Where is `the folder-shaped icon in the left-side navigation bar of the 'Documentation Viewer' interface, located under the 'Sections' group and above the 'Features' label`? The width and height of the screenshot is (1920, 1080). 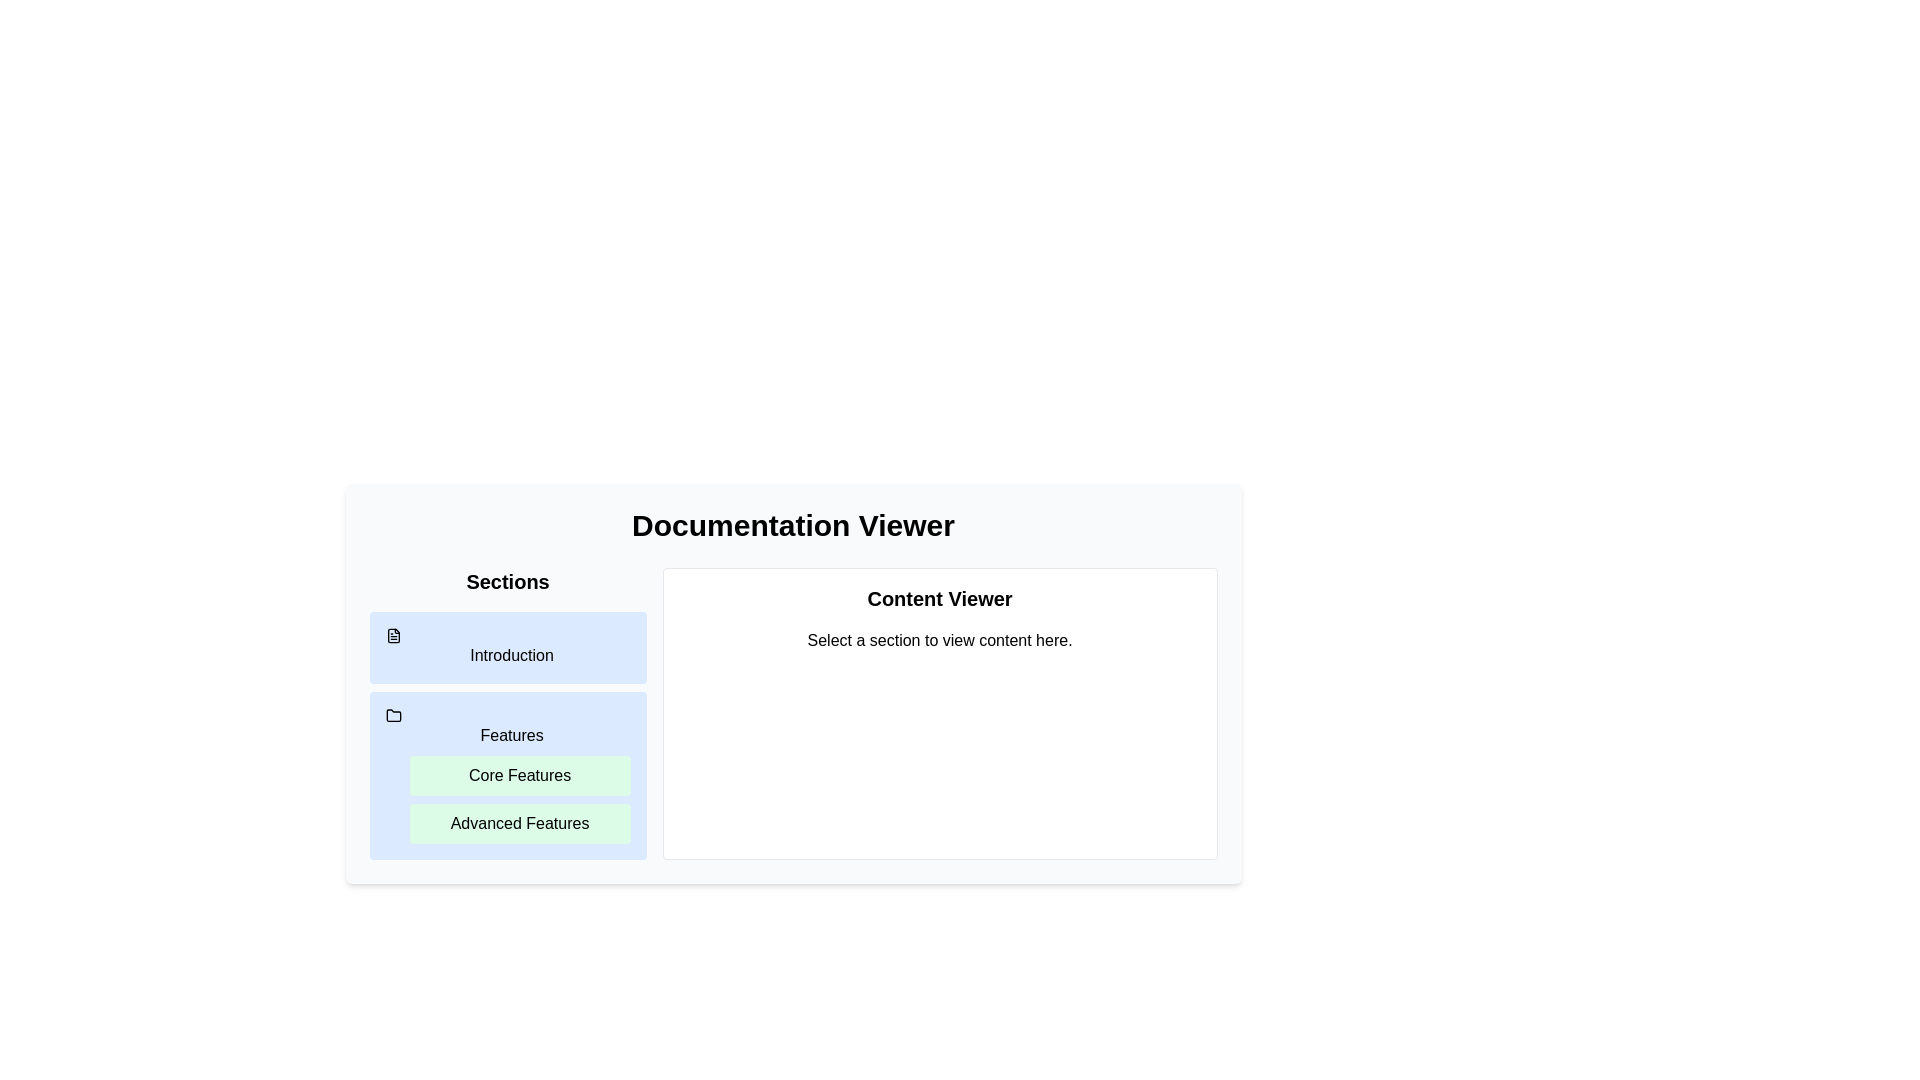 the folder-shaped icon in the left-side navigation bar of the 'Documentation Viewer' interface, located under the 'Sections' group and above the 'Features' label is located at coordinates (393, 715).